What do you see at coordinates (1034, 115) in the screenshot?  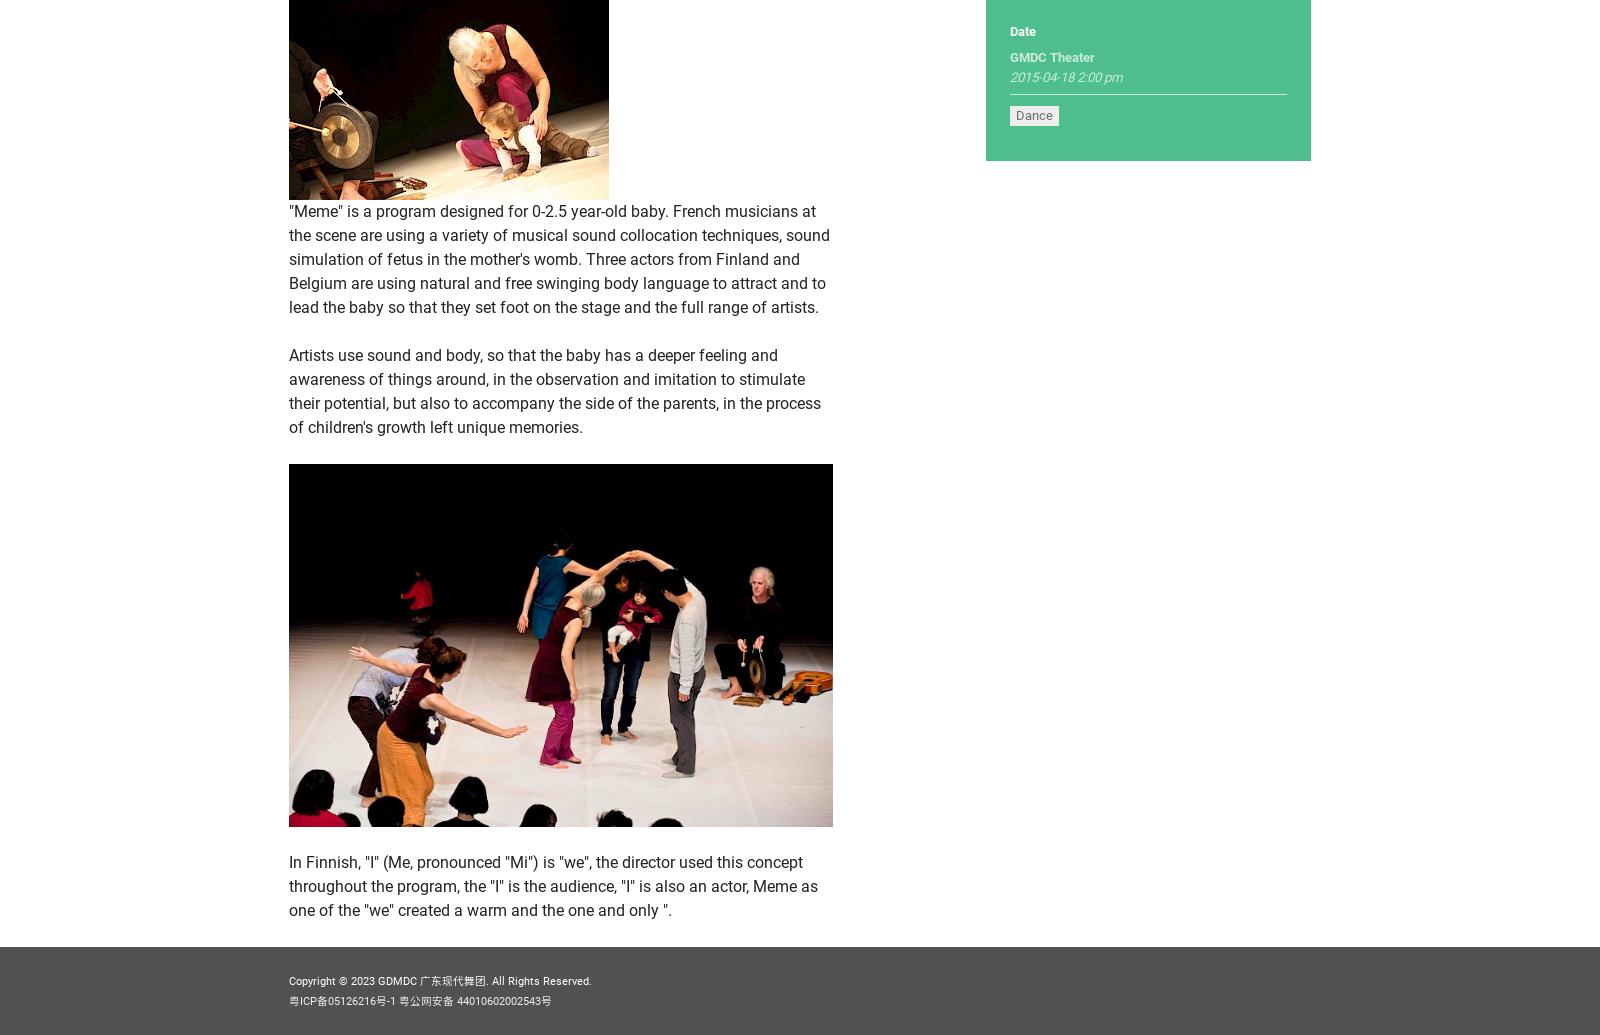 I see `'Dance'` at bounding box center [1034, 115].